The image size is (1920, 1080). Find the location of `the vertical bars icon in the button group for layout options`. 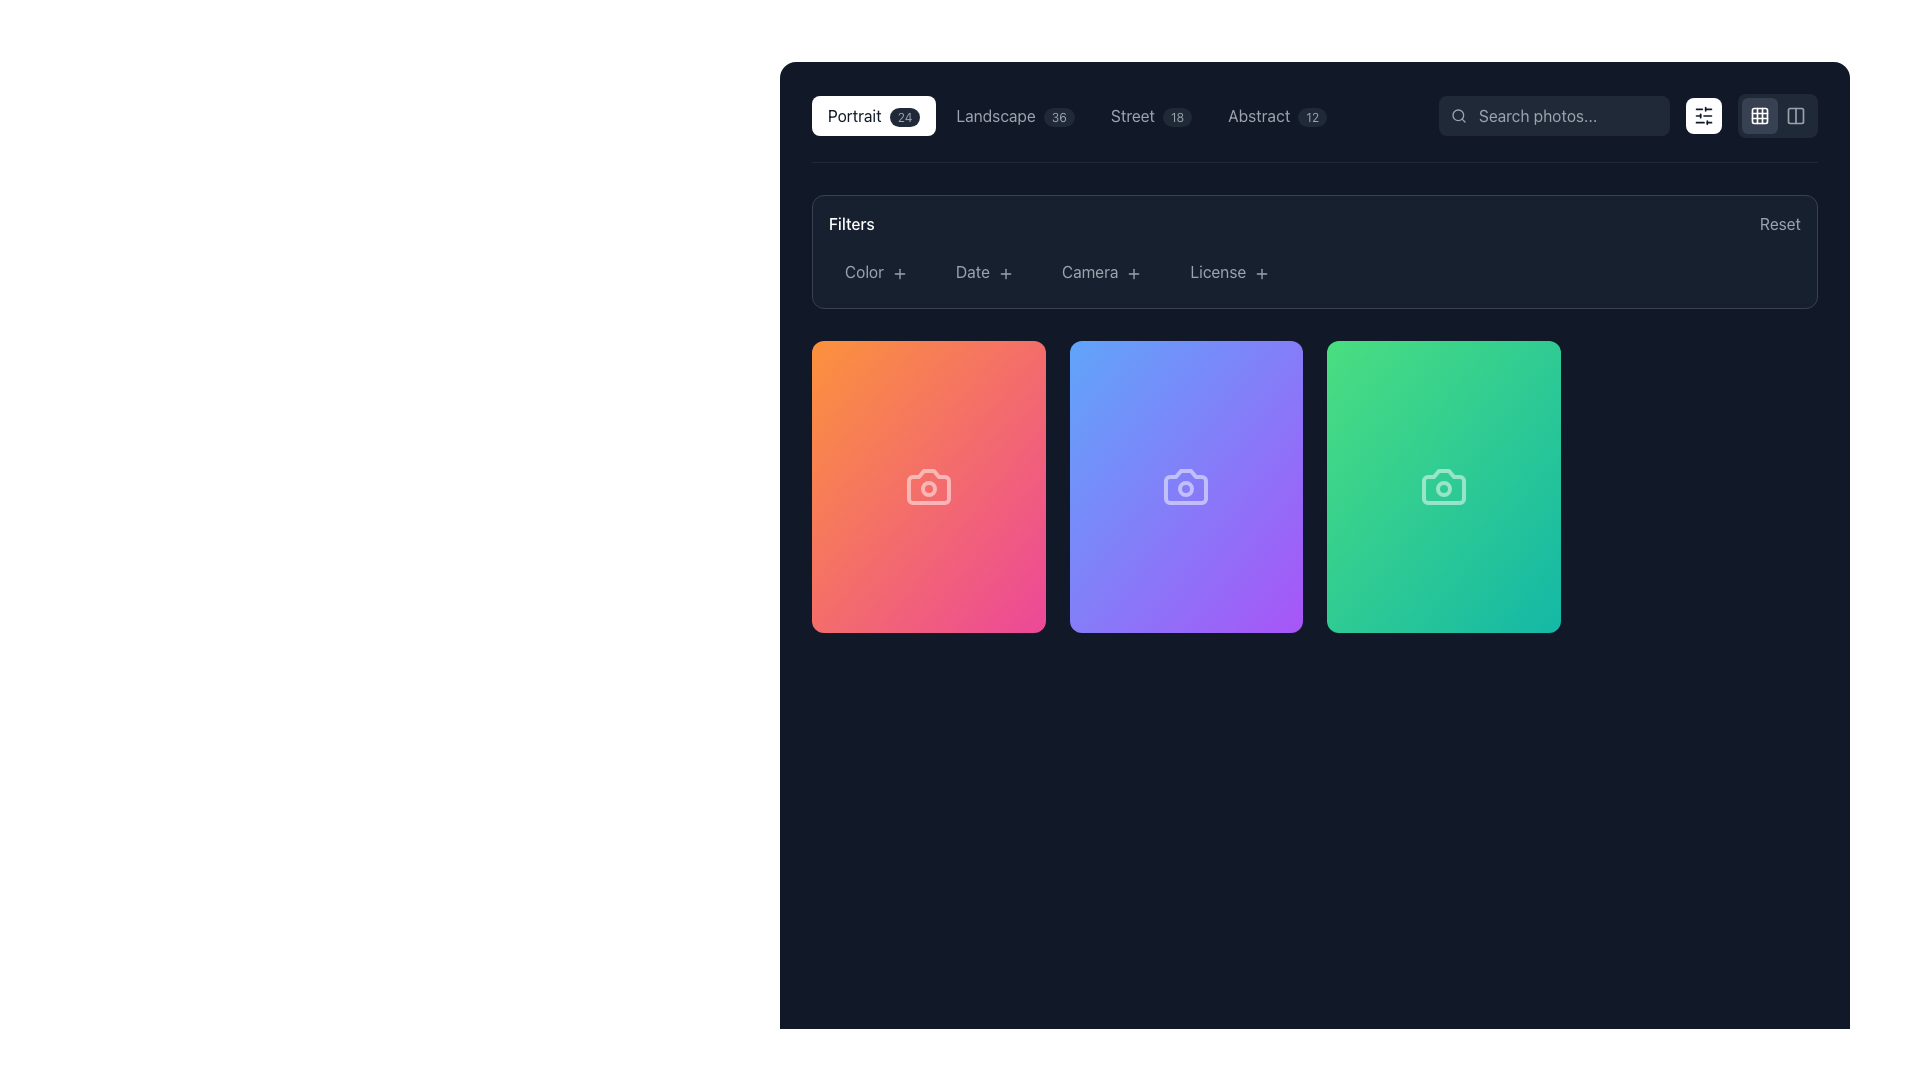

the vertical bars icon in the button group for layout options is located at coordinates (1777, 115).